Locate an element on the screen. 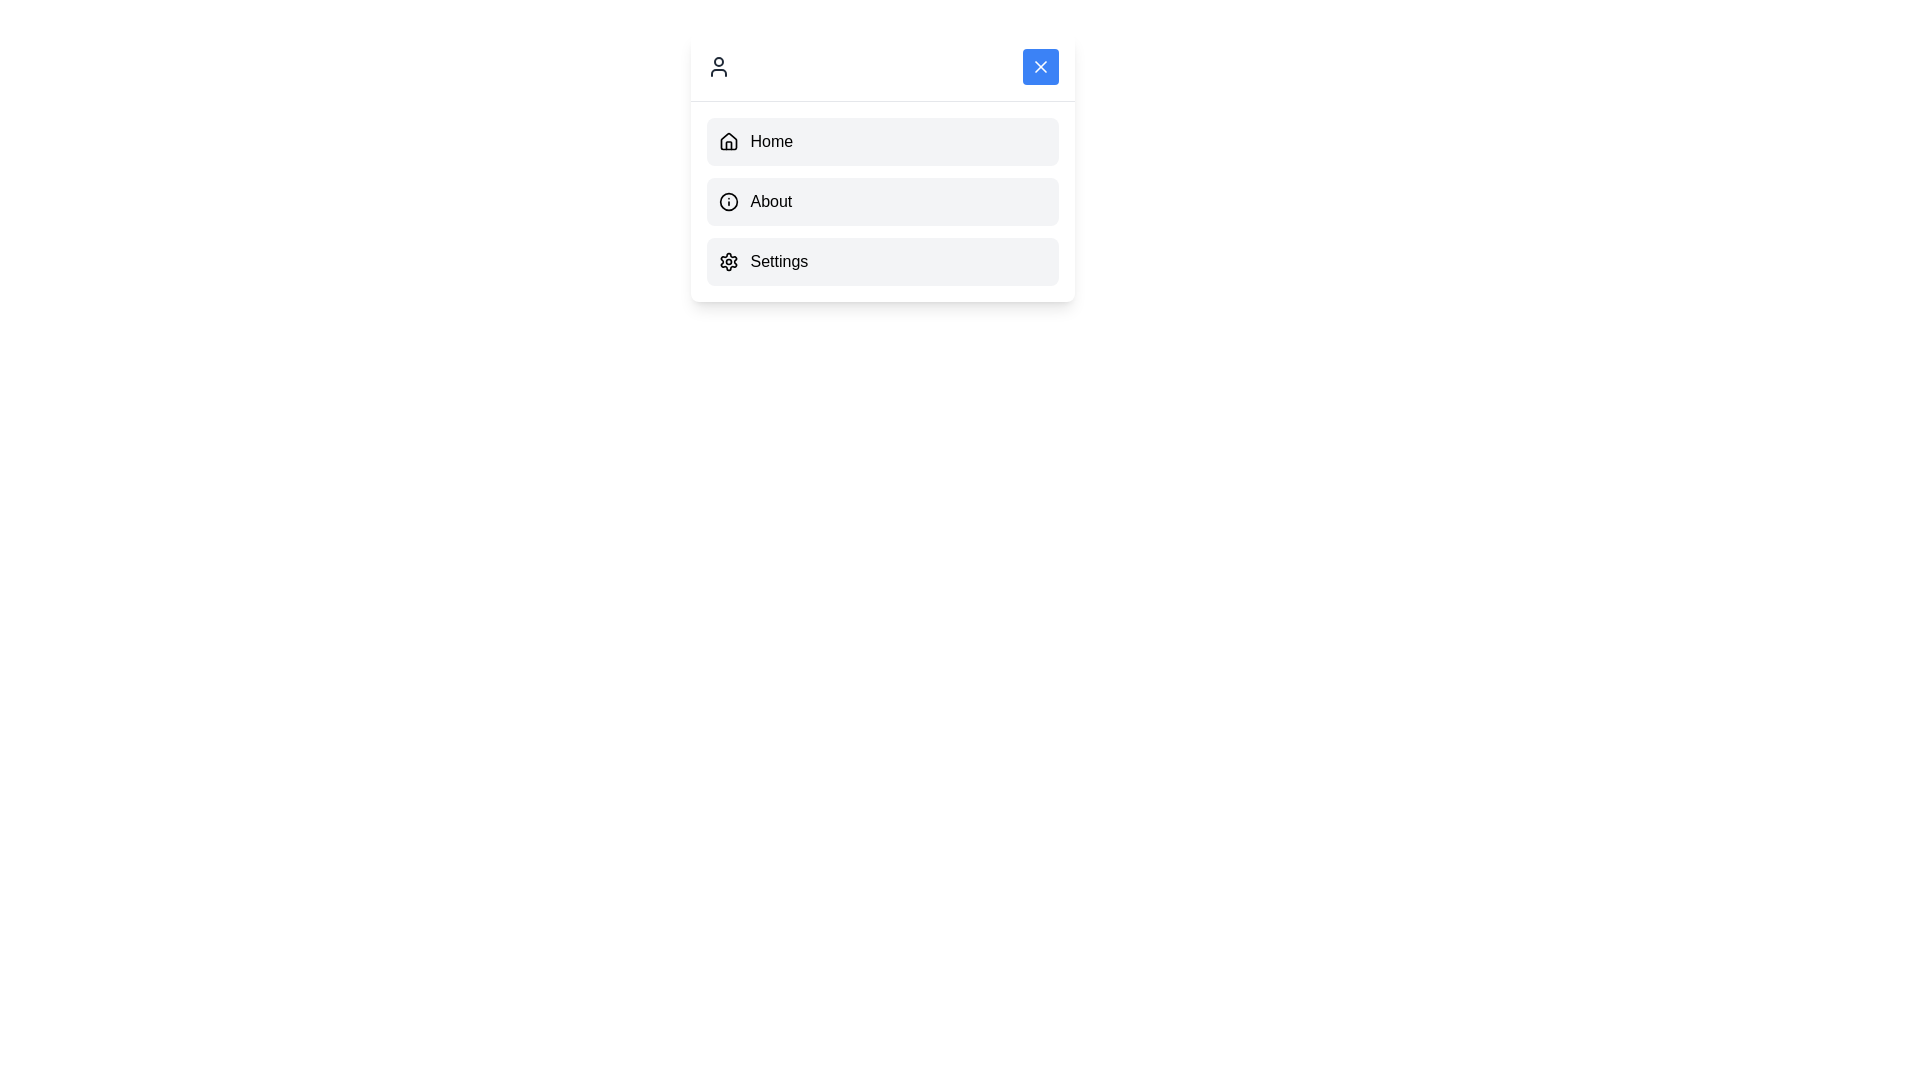  the circular icon component filled with white color and outlined by a black border, which is positioned adjacent to the 'About' label in the vertical navigation list is located at coordinates (727, 201).